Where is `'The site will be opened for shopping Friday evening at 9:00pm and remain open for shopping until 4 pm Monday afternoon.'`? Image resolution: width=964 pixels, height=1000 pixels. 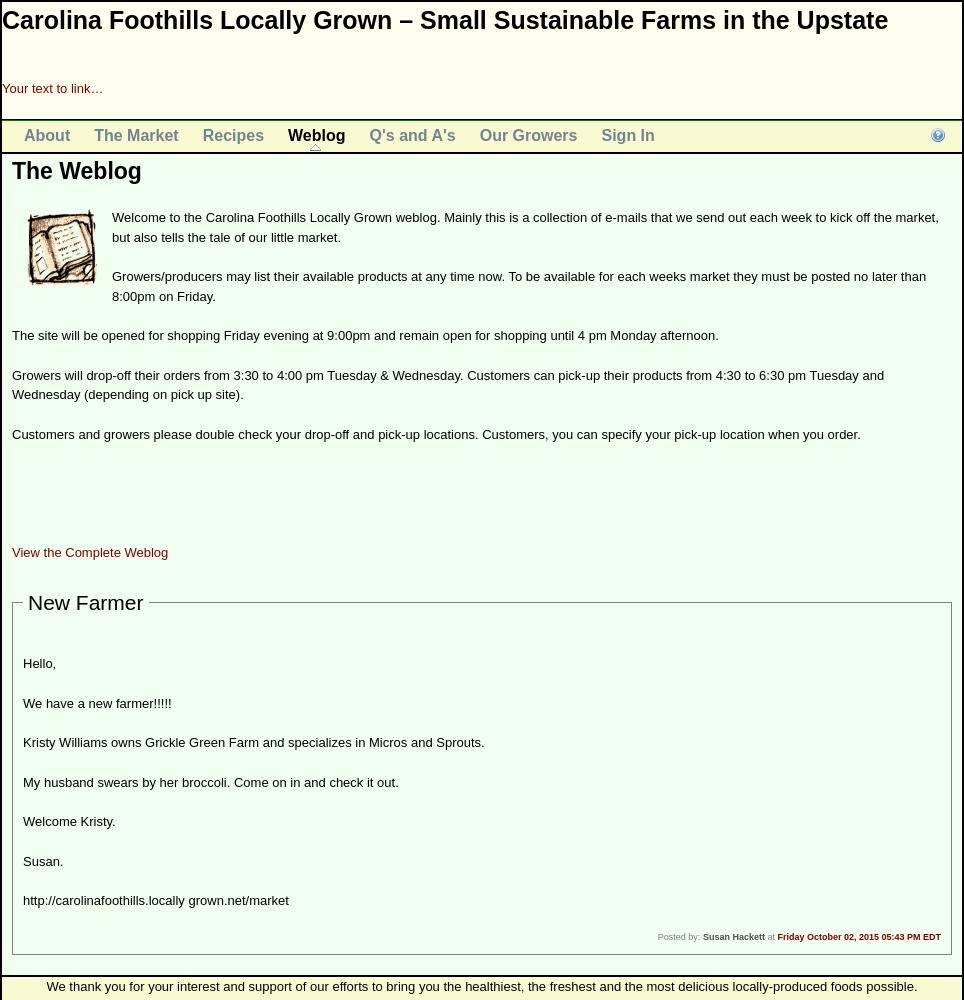 'The site will be opened for shopping Friday evening at 9:00pm and remain open for shopping until 4 pm Monday afternoon.' is located at coordinates (364, 334).